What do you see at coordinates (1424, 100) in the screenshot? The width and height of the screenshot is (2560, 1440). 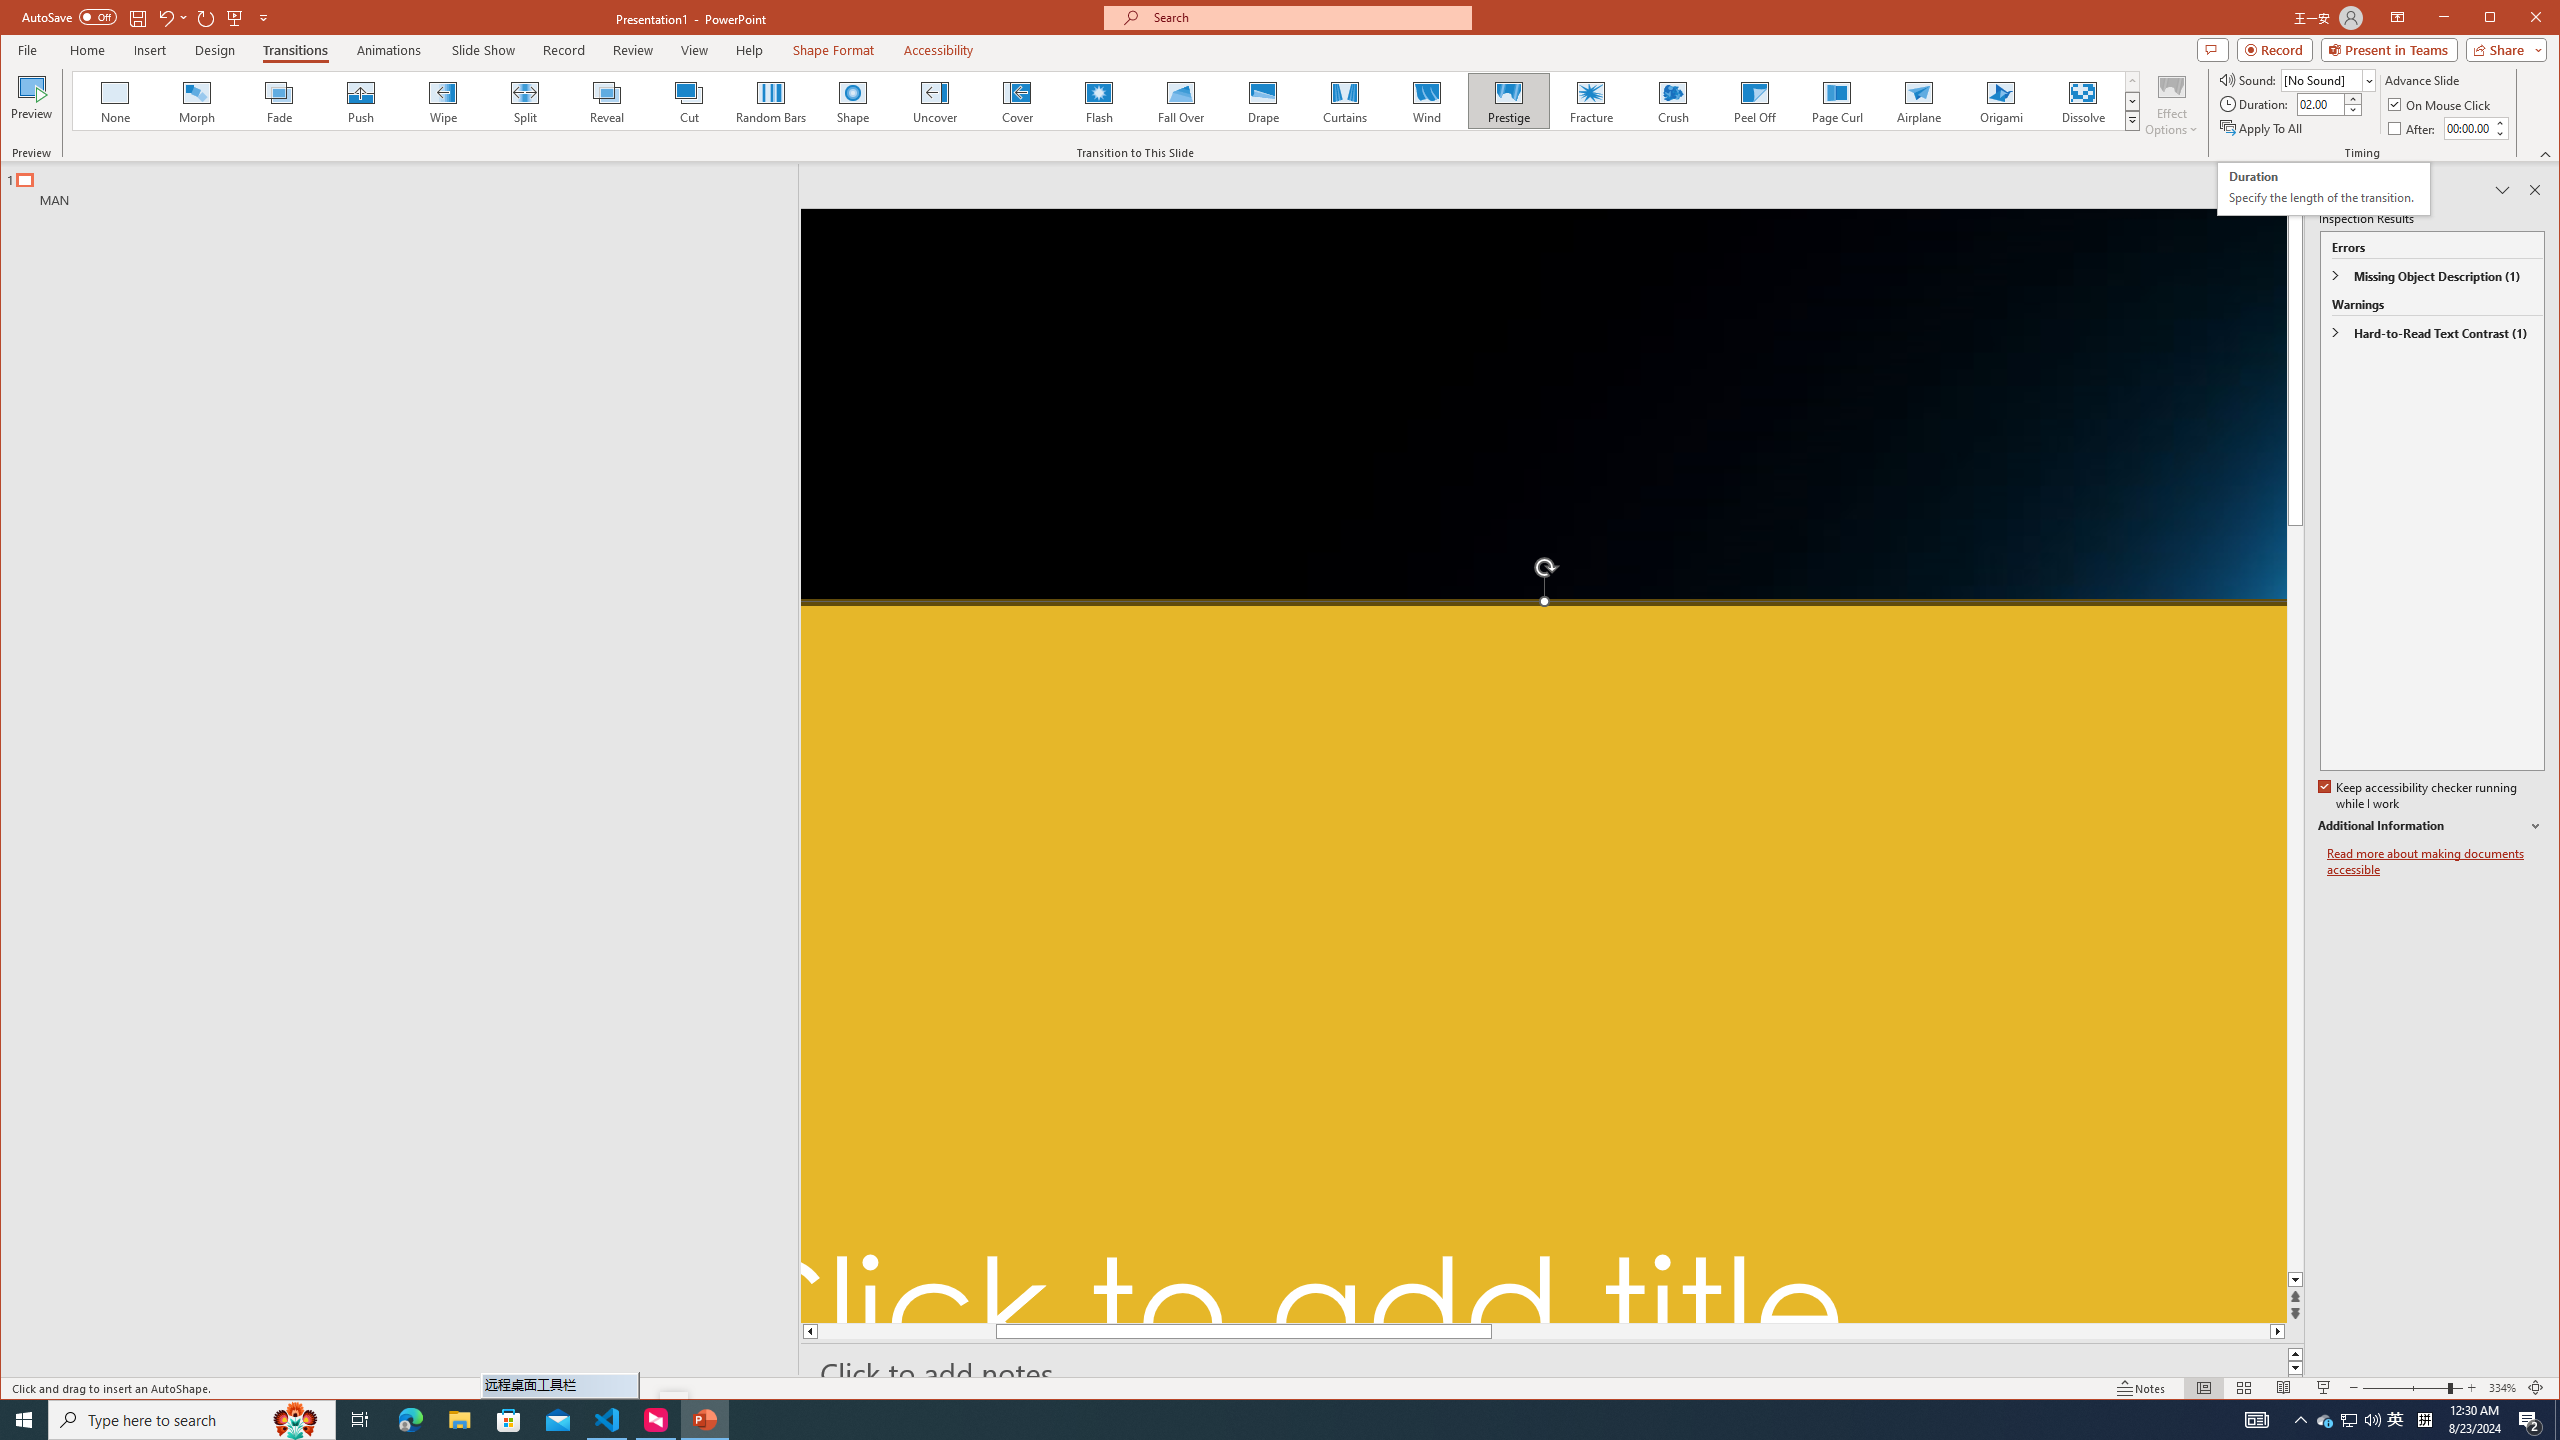 I see `'Wind'` at bounding box center [1424, 100].